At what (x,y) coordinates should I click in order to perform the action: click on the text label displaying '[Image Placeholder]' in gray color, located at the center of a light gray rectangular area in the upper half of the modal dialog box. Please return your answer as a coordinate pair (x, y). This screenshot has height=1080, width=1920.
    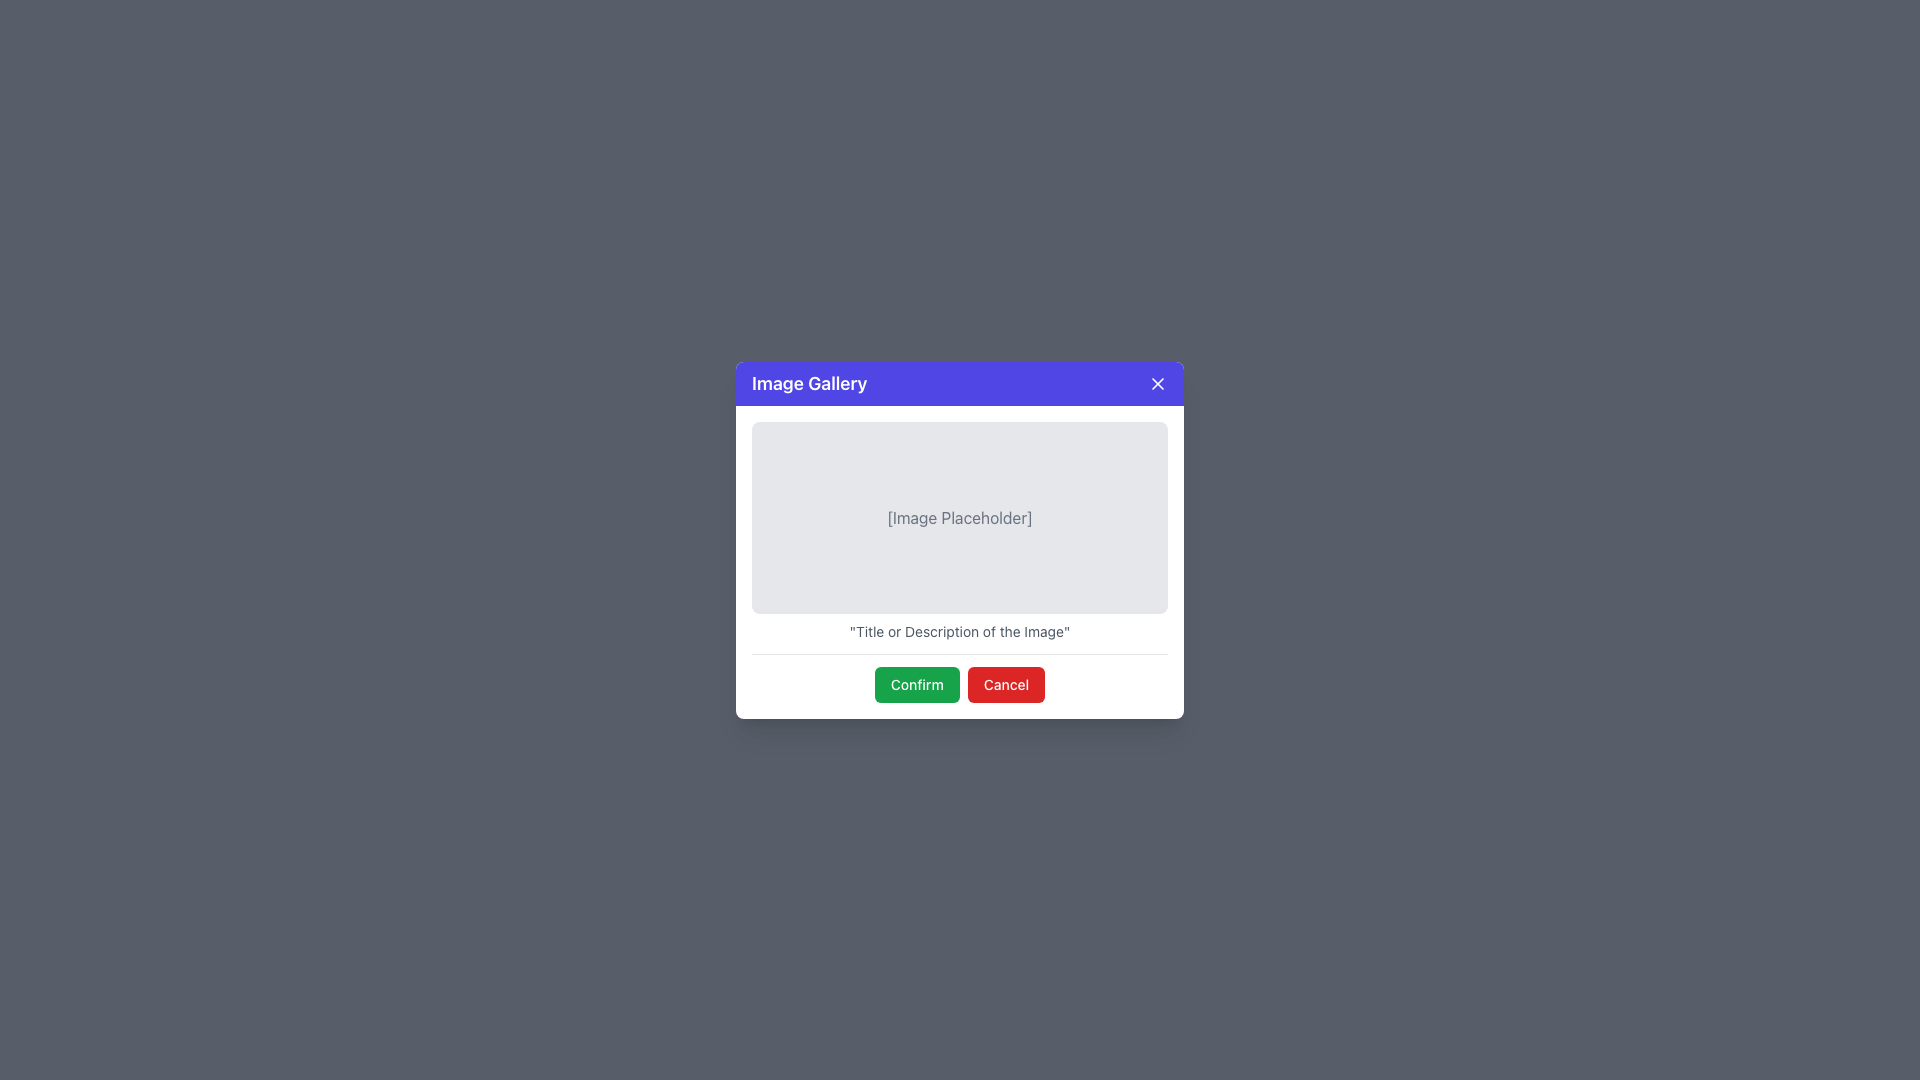
    Looking at the image, I should click on (960, 516).